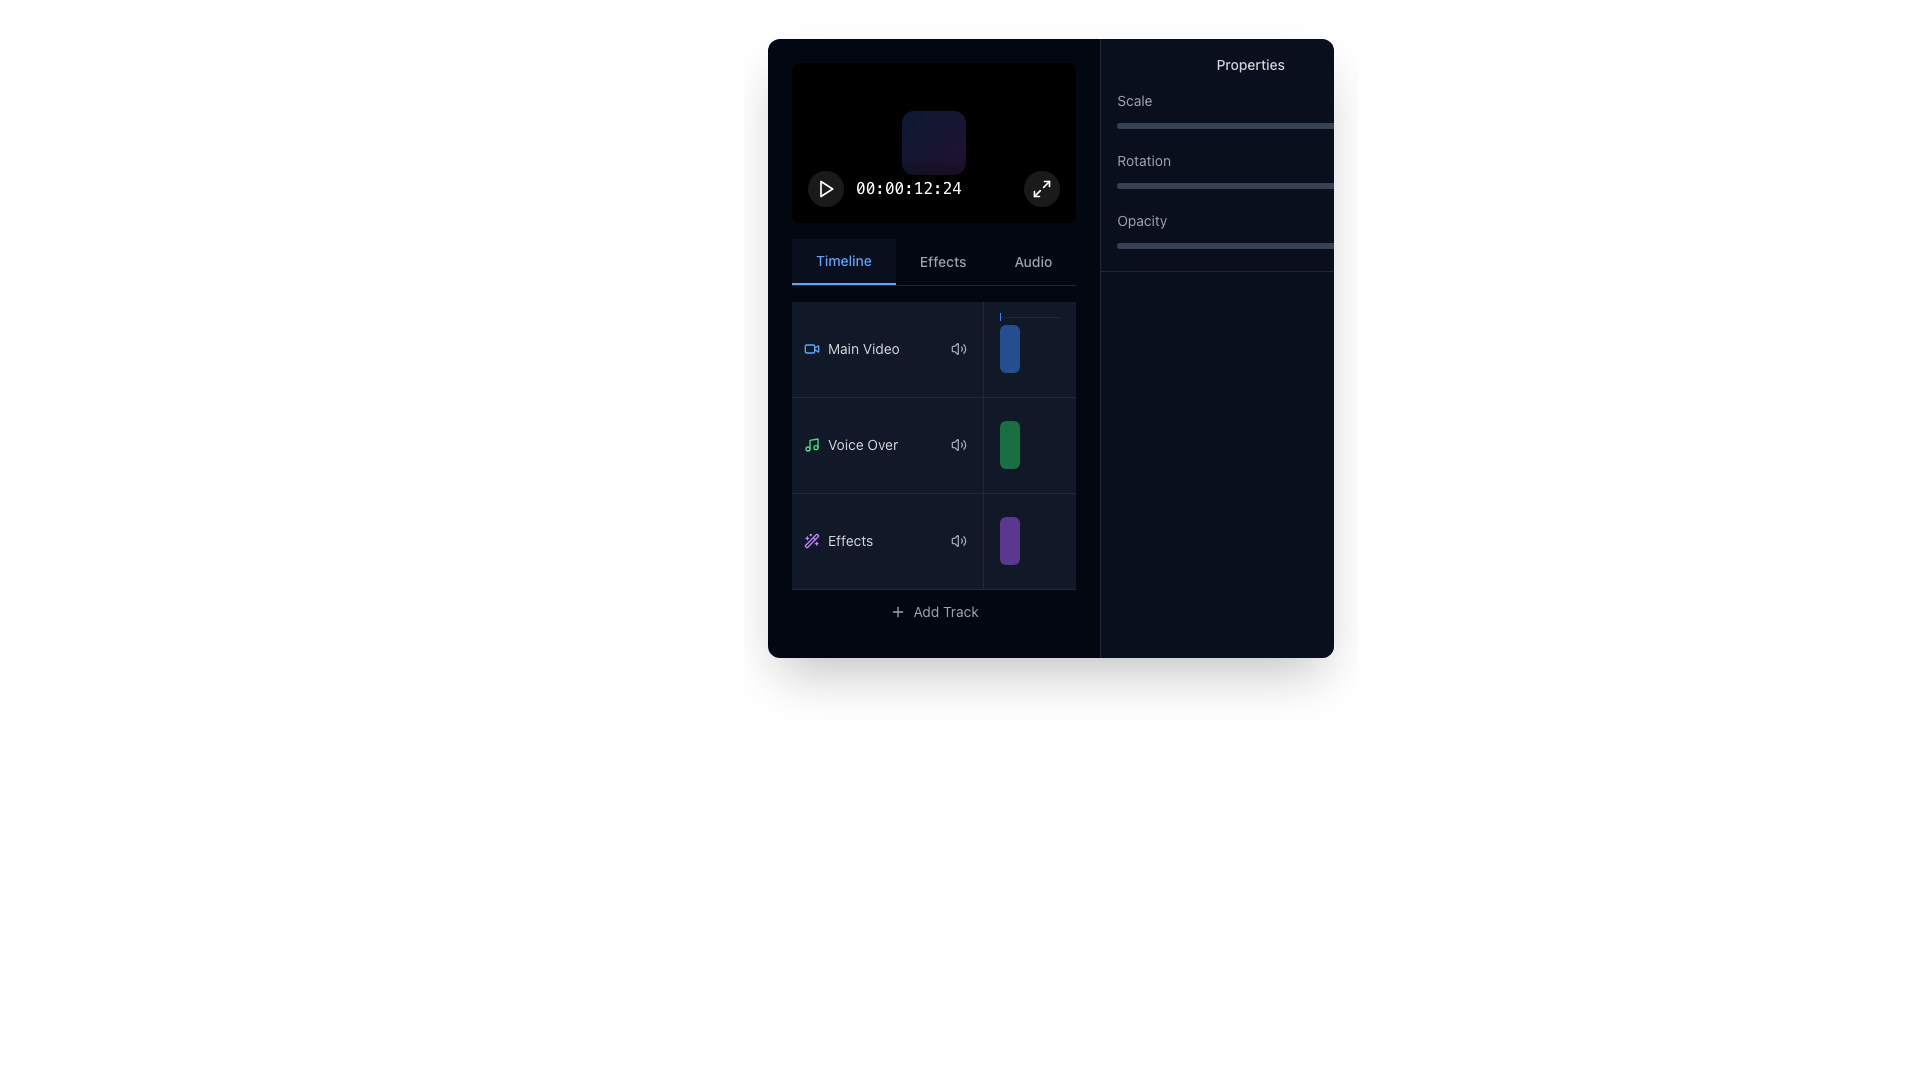  What do you see at coordinates (958, 443) in the screenshot?
I see `the button located to the right of the 'Voice Over' text` at bounding box center [958, 443].